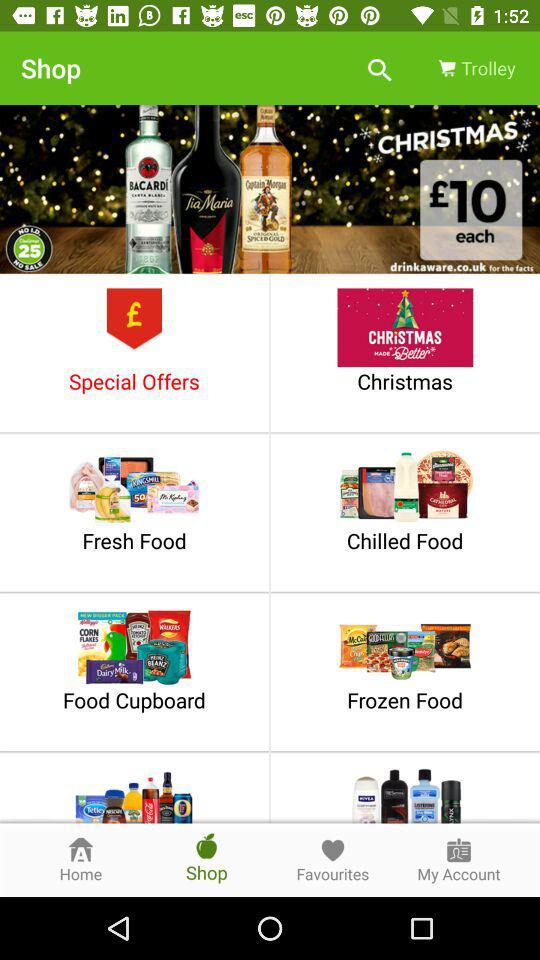  What do you see at coordinates (379, 68) in the screenshot?
I see `item to the left of the trolley` at bounding box center [379, 68].